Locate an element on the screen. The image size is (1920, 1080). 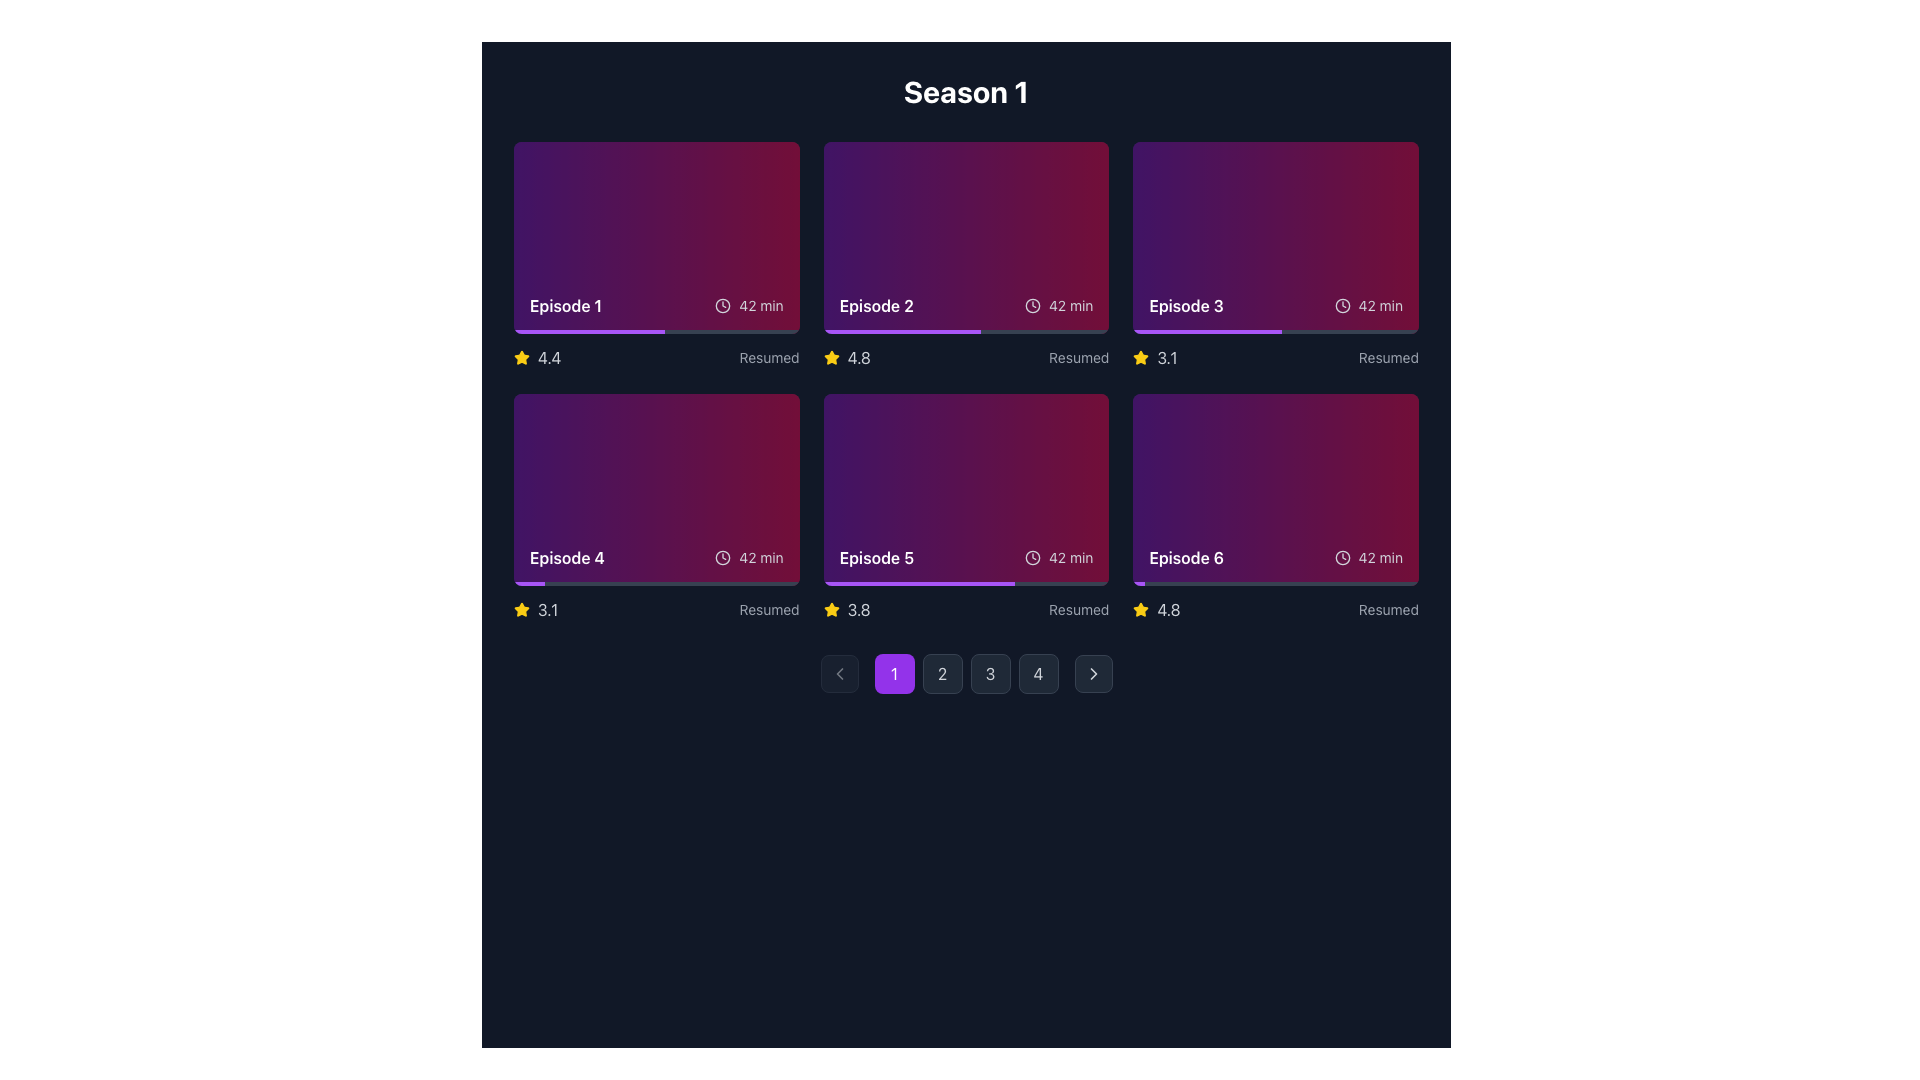
the Text Label displaying the rating '4.4', which is styled in gray and positioned near a star icon, located below the thumbnail for 'Episode 1' is located at coordinates (549, 357).